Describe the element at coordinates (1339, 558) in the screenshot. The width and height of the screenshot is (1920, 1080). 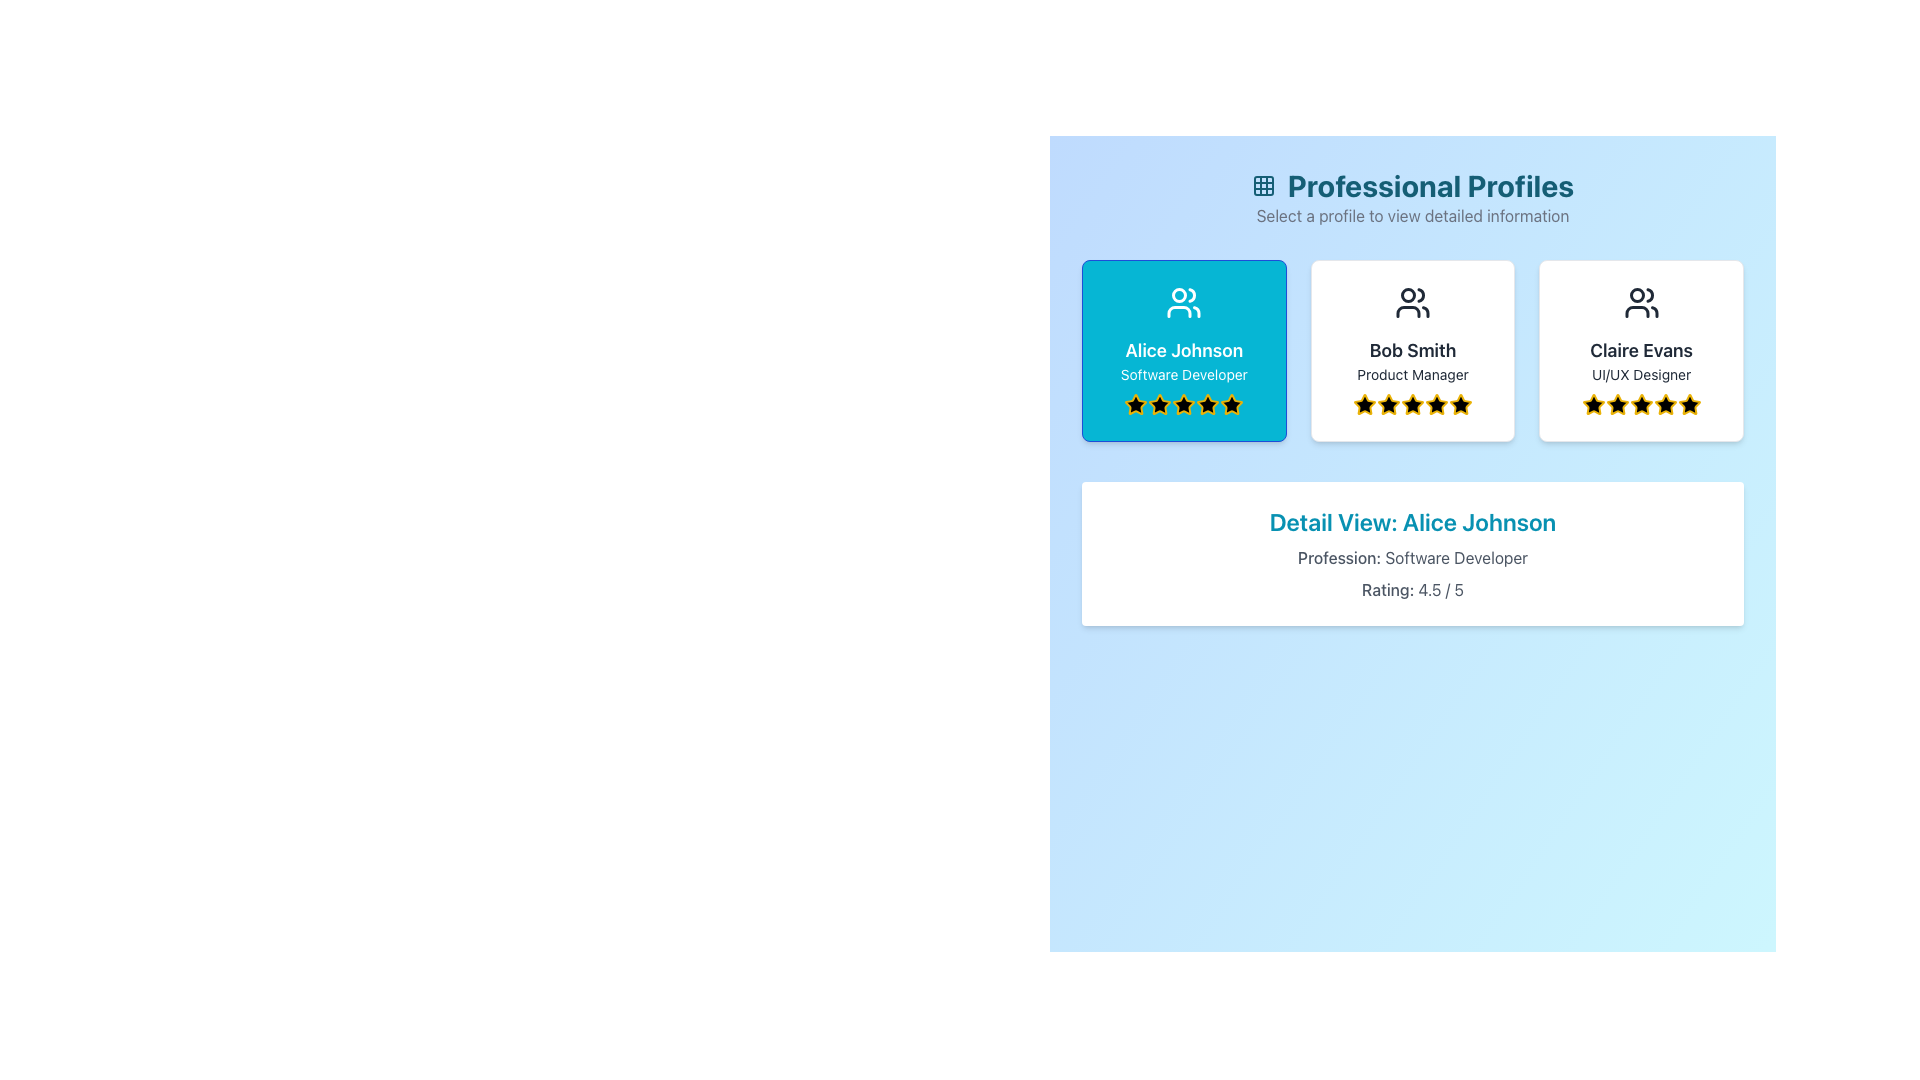
I see `the text label indicating the profession, which displays 'Profession: Software Developer' in the profile section` at that location.